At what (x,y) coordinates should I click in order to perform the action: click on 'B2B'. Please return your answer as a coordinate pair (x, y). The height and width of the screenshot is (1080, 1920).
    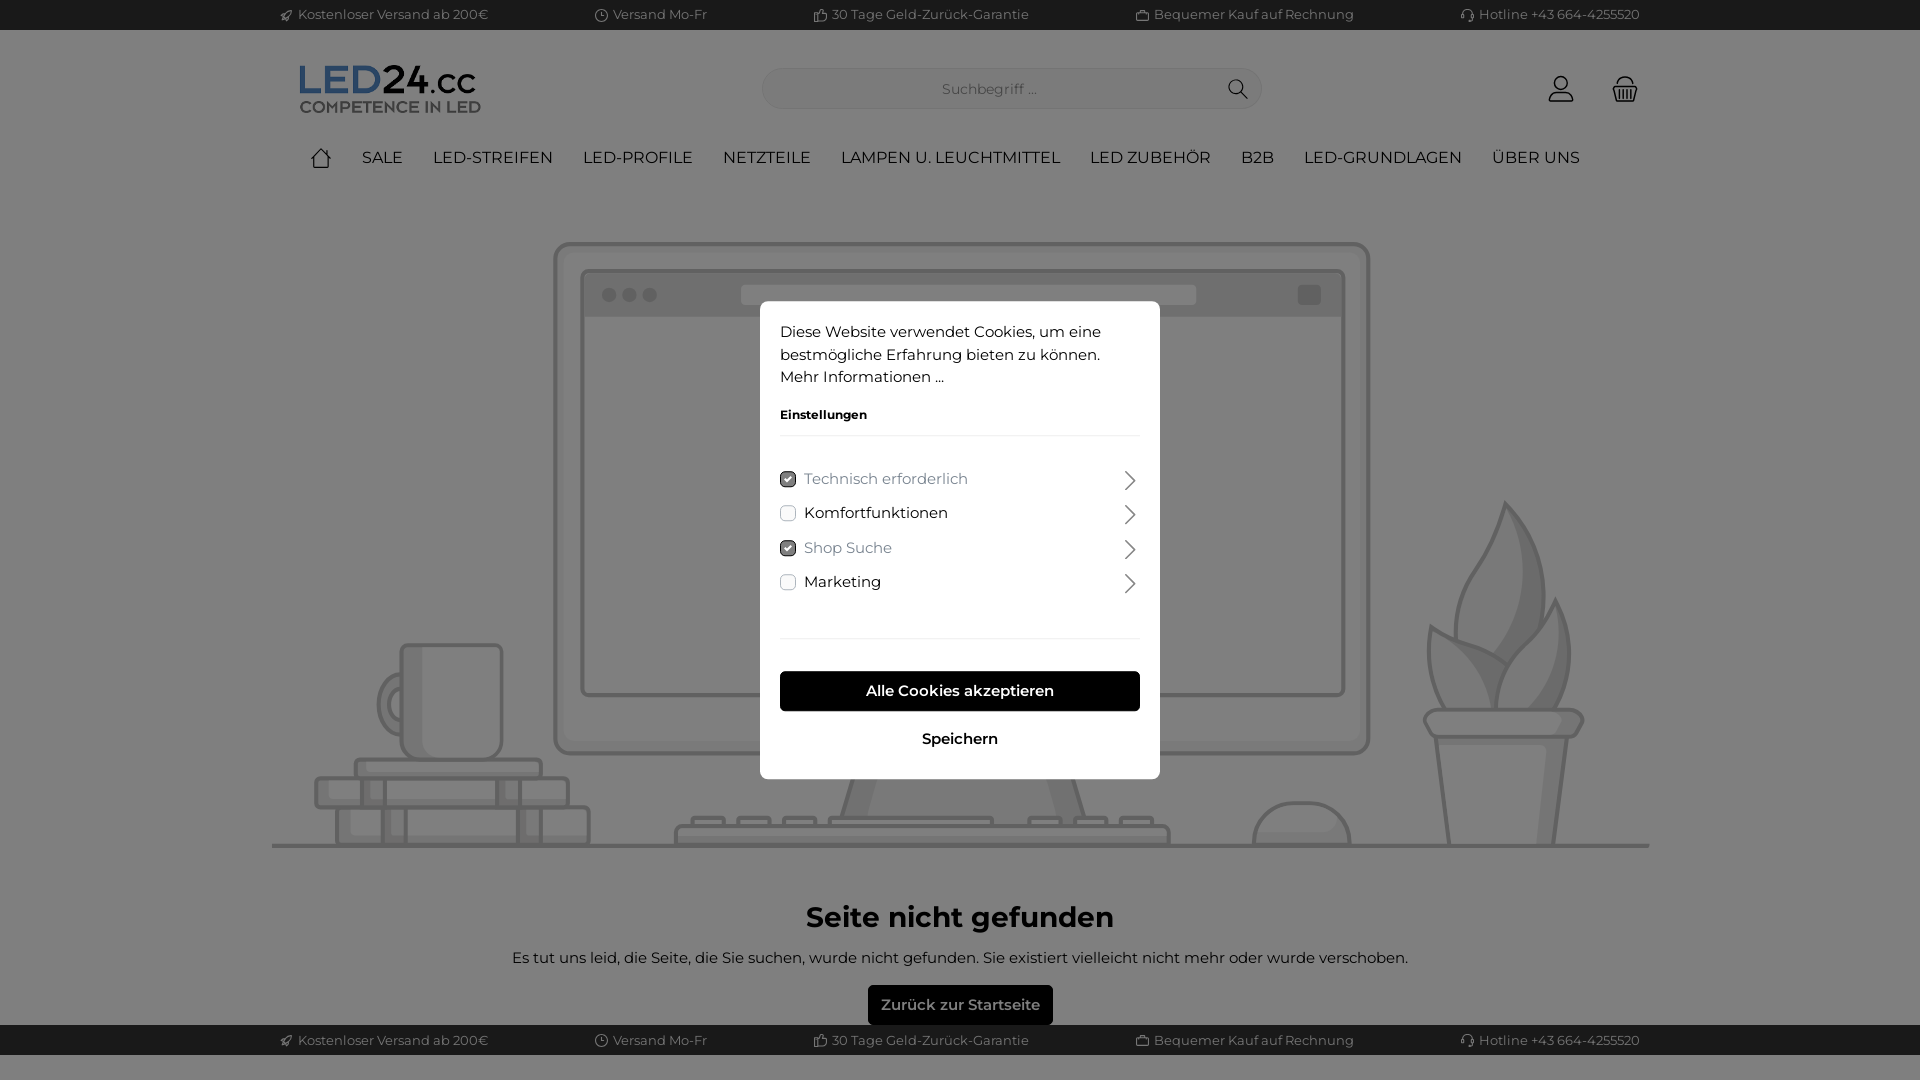
    Looking at the image, I should click on (1240, 157).